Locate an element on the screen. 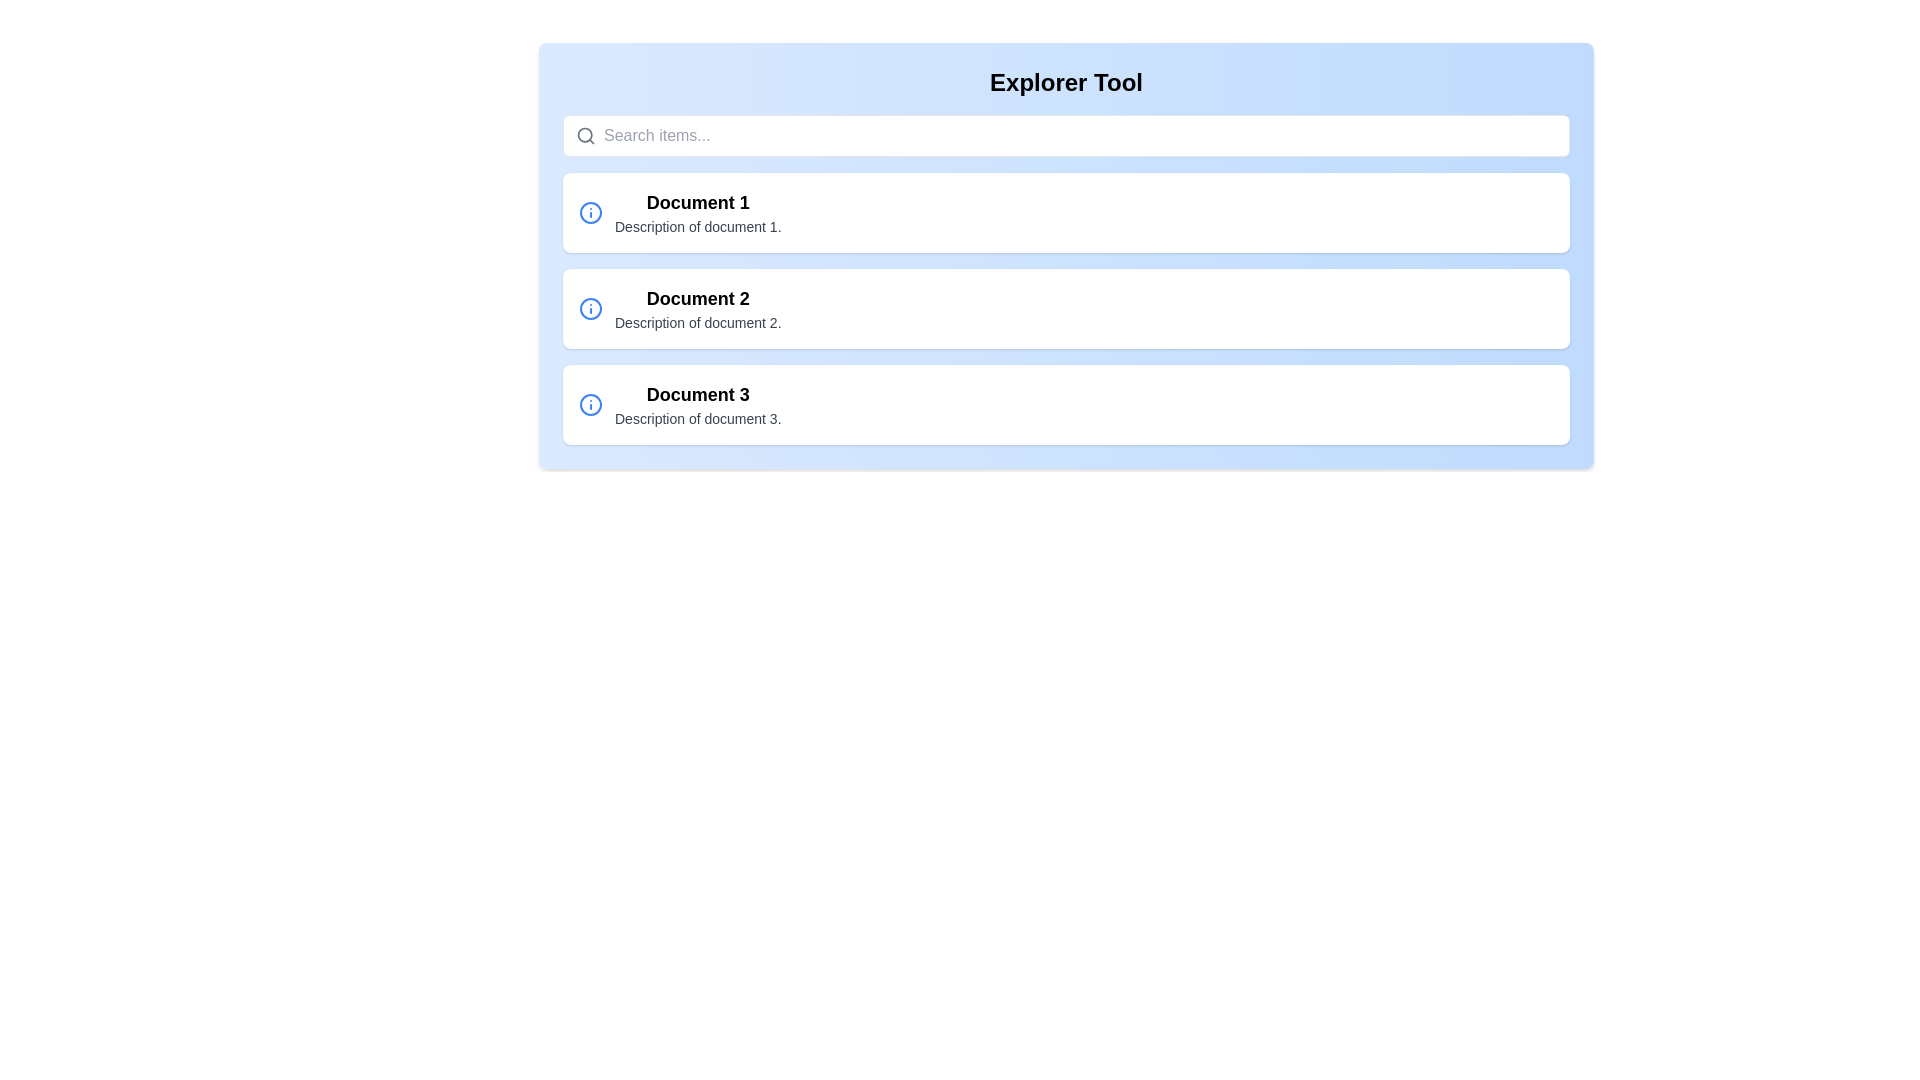 This screenshot has height=1080, width=1920. the text label that serves as the title of the first document in the list is located at coordinates (698, 203).